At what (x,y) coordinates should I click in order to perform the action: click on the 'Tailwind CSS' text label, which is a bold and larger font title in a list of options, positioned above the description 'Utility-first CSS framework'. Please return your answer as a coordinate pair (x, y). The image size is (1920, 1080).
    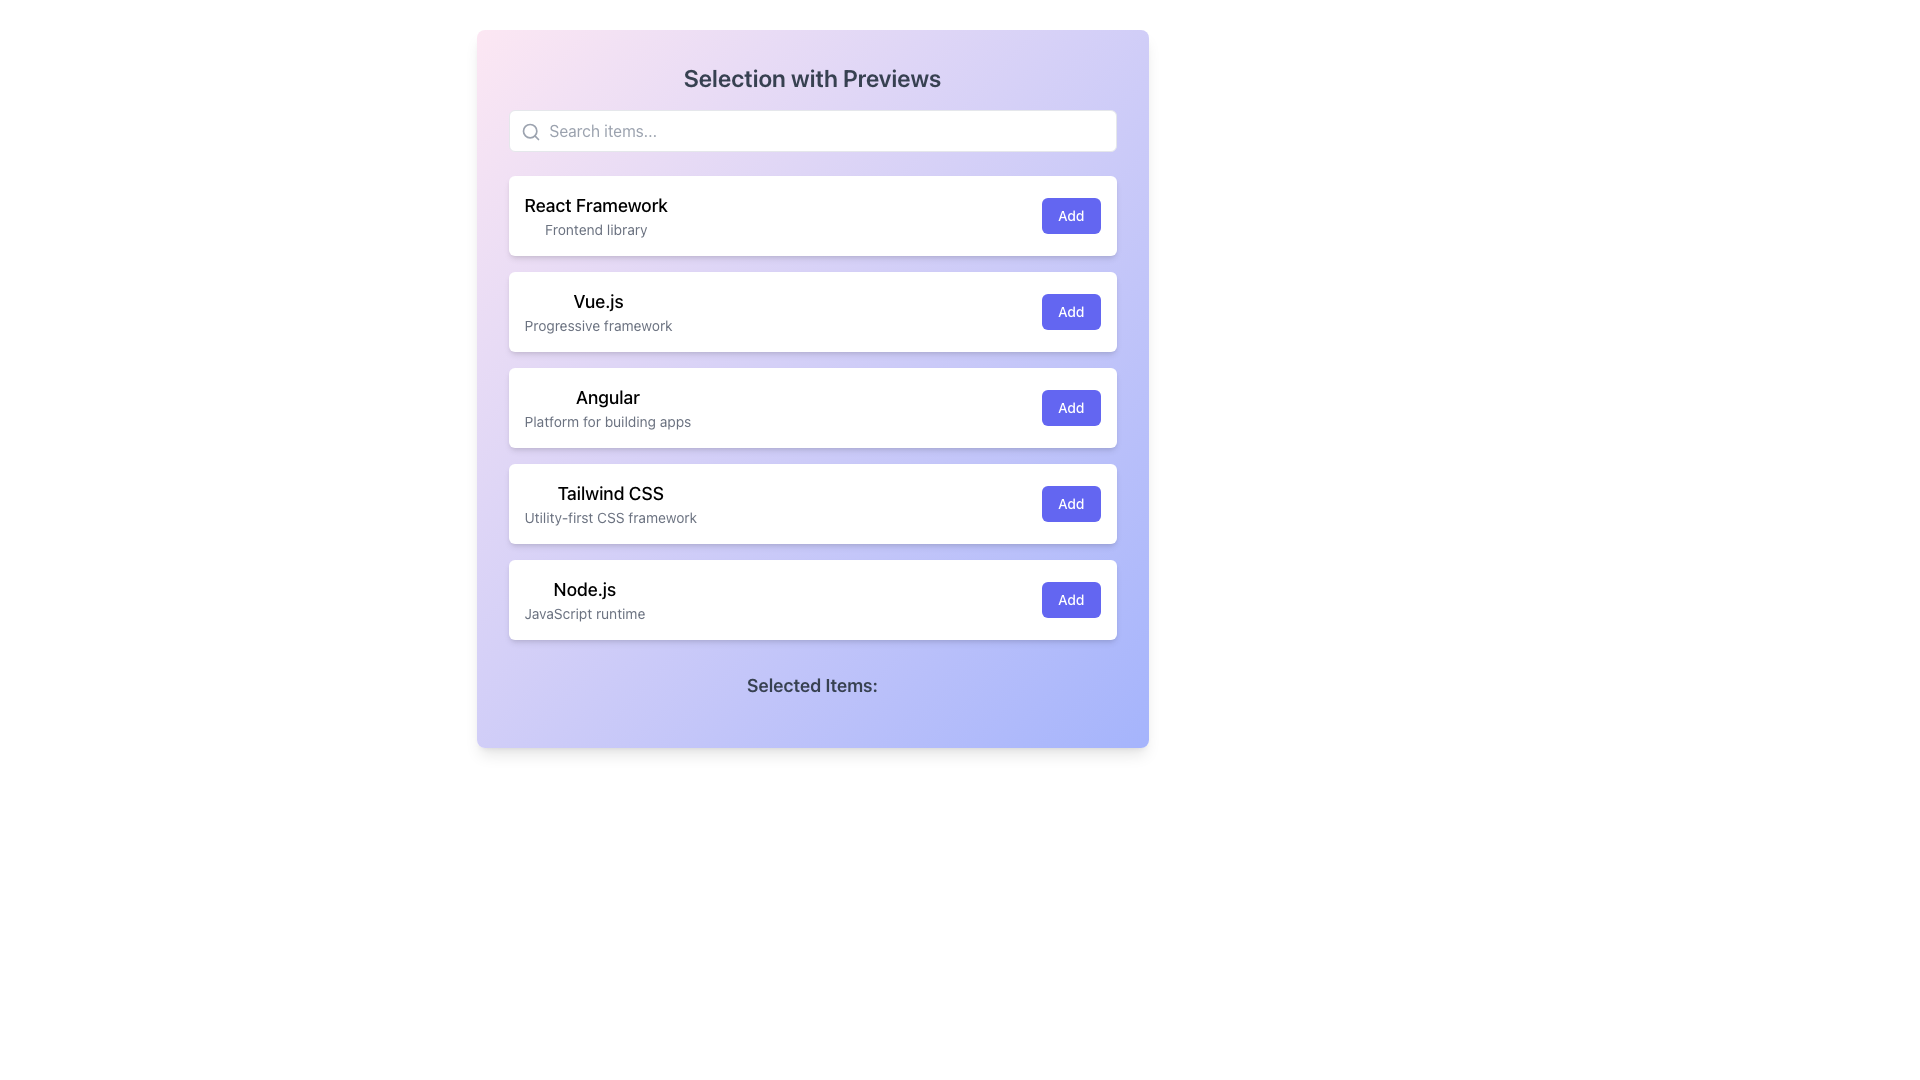
    Looking at the image, I should click on (609, 493).